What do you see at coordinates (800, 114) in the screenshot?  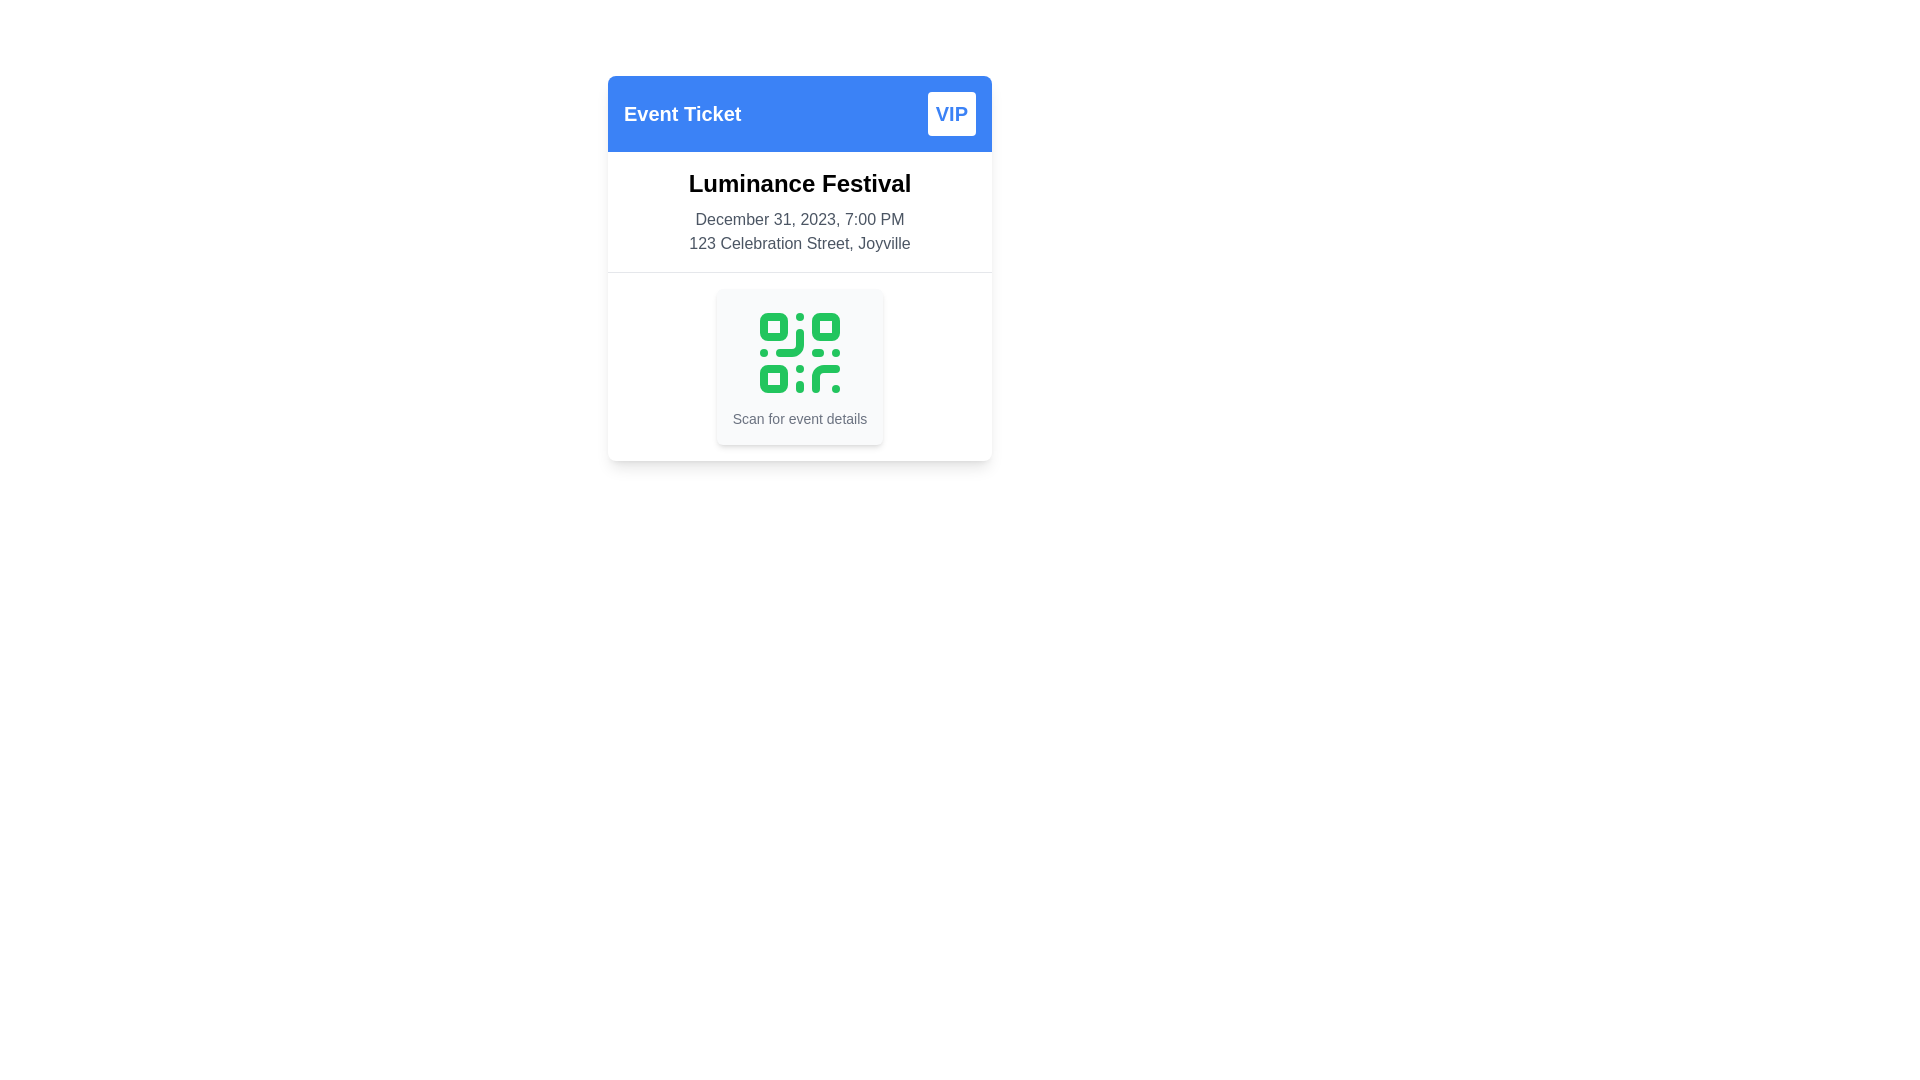 I see `the blue informational banner element at the top of the event card that displays 'Event Ticket' and 'VIP'` at bounding box center [800, 114].